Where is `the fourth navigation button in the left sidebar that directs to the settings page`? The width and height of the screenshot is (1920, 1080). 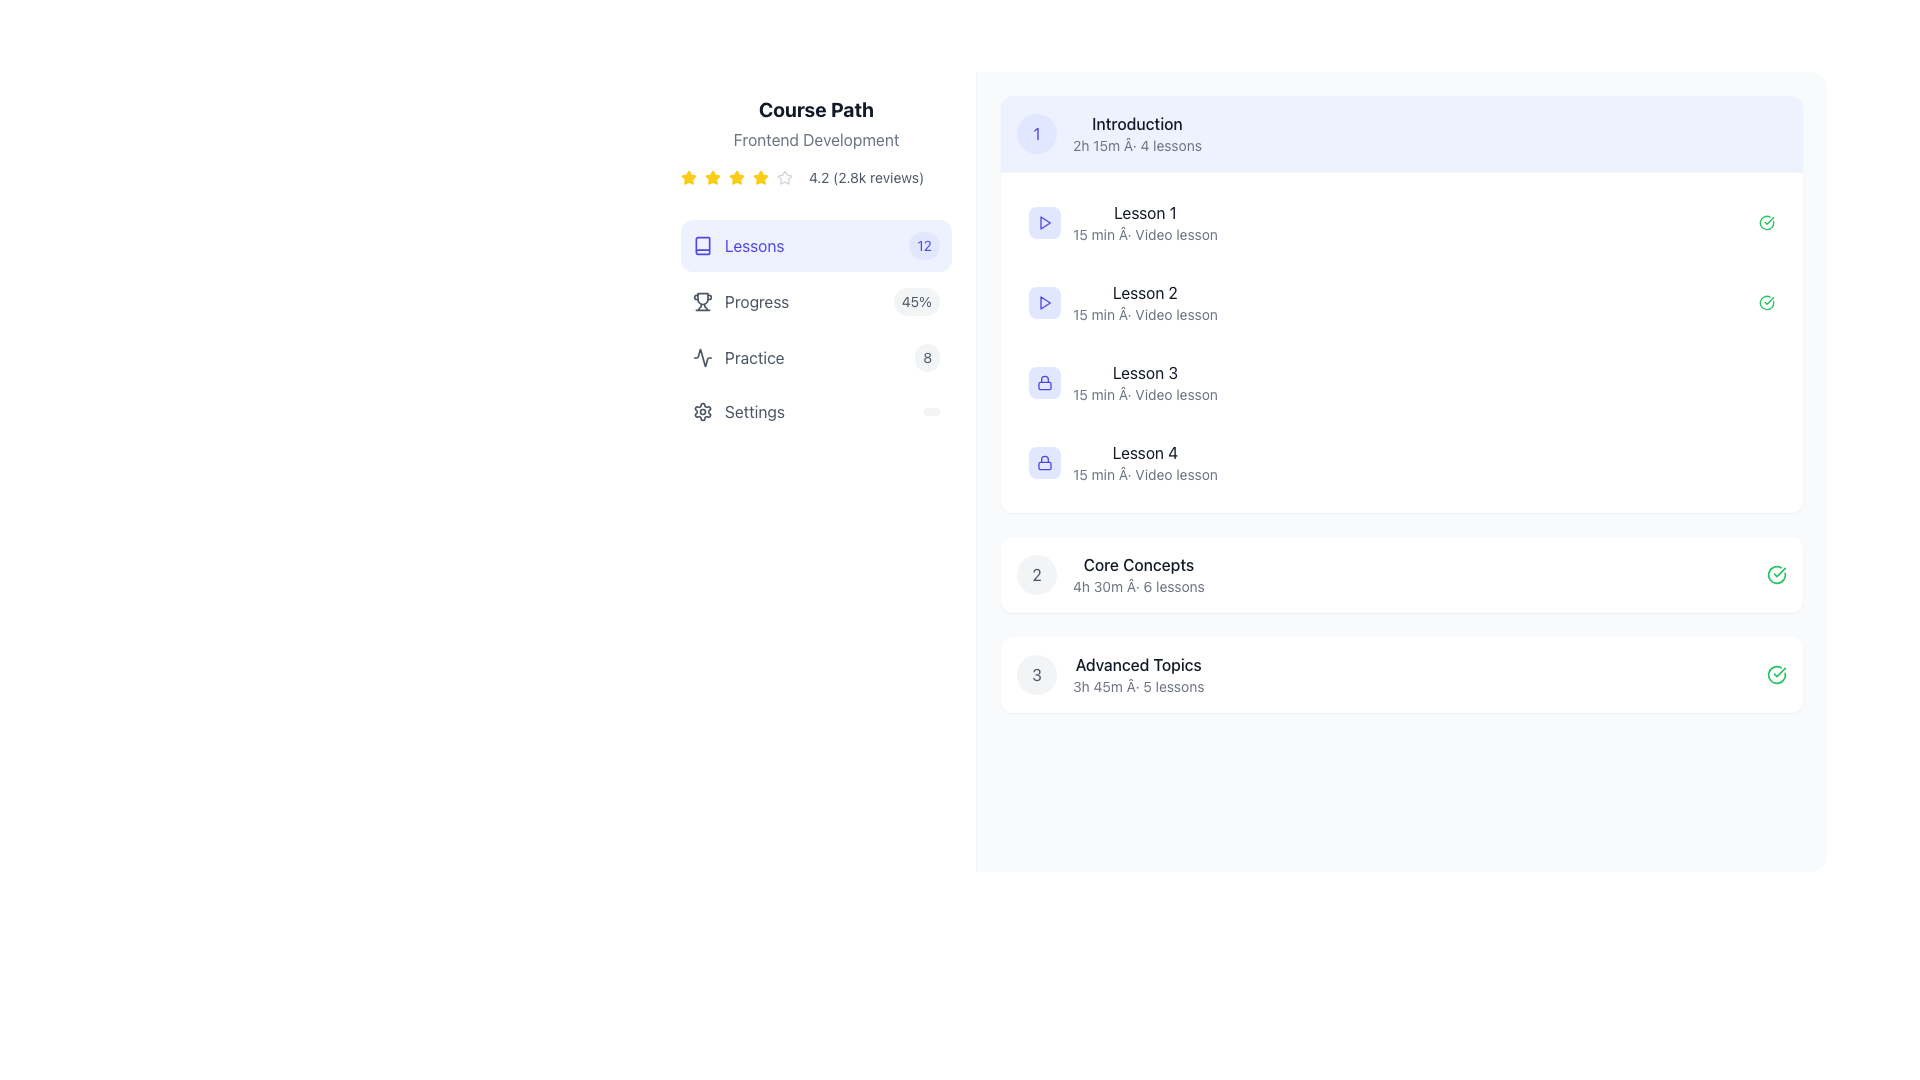
the fourth navigation button in the left sidebar that directs to the settings page is located at coordinates (816, 411).